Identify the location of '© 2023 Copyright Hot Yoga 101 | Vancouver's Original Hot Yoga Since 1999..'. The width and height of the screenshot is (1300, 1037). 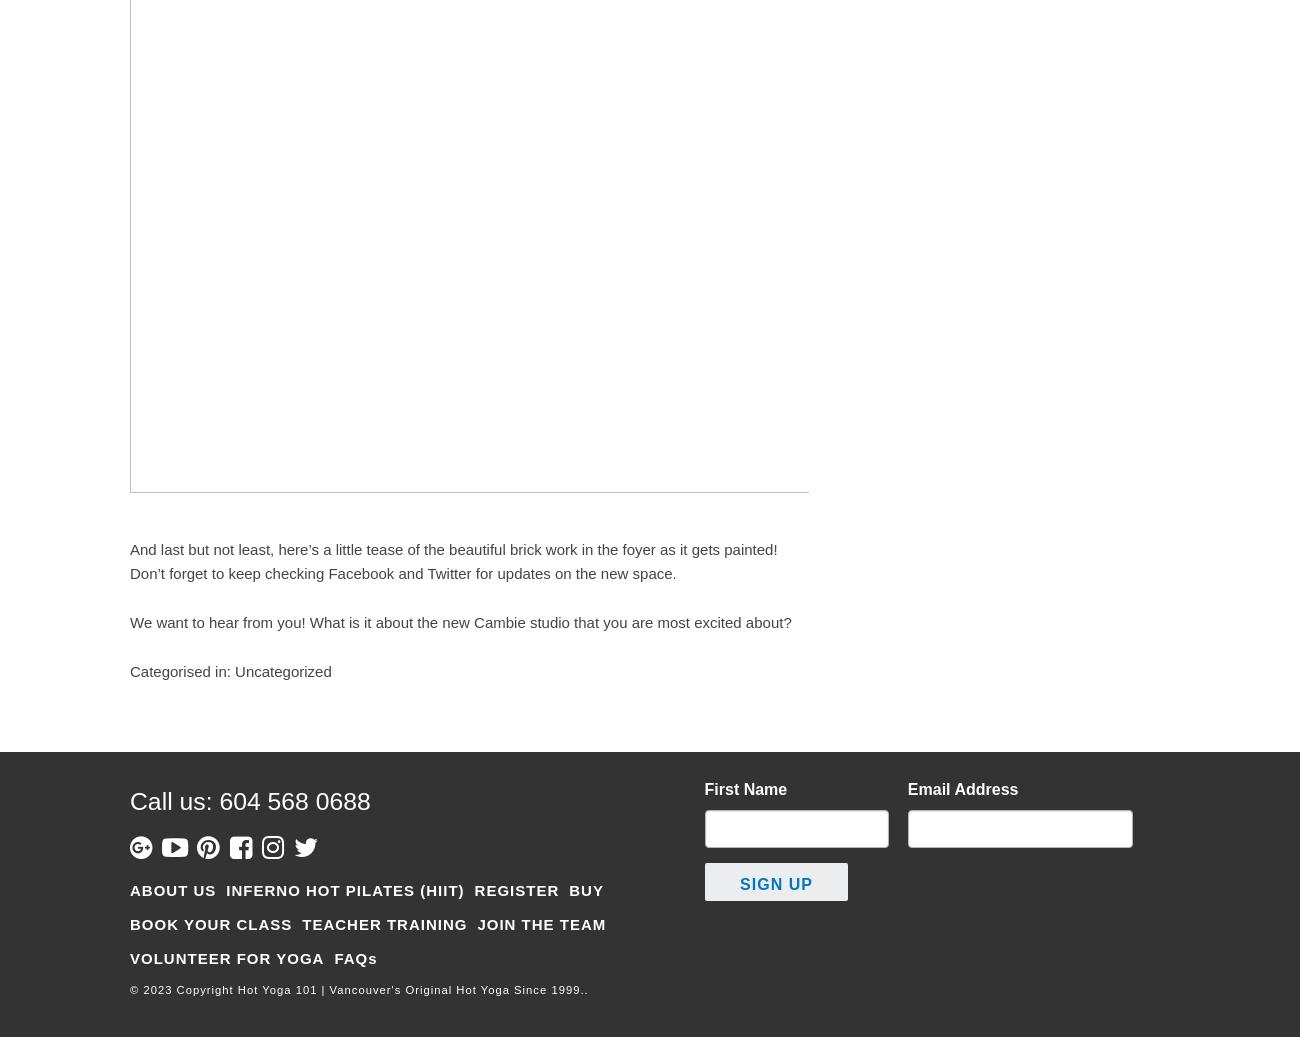
(358, 988).